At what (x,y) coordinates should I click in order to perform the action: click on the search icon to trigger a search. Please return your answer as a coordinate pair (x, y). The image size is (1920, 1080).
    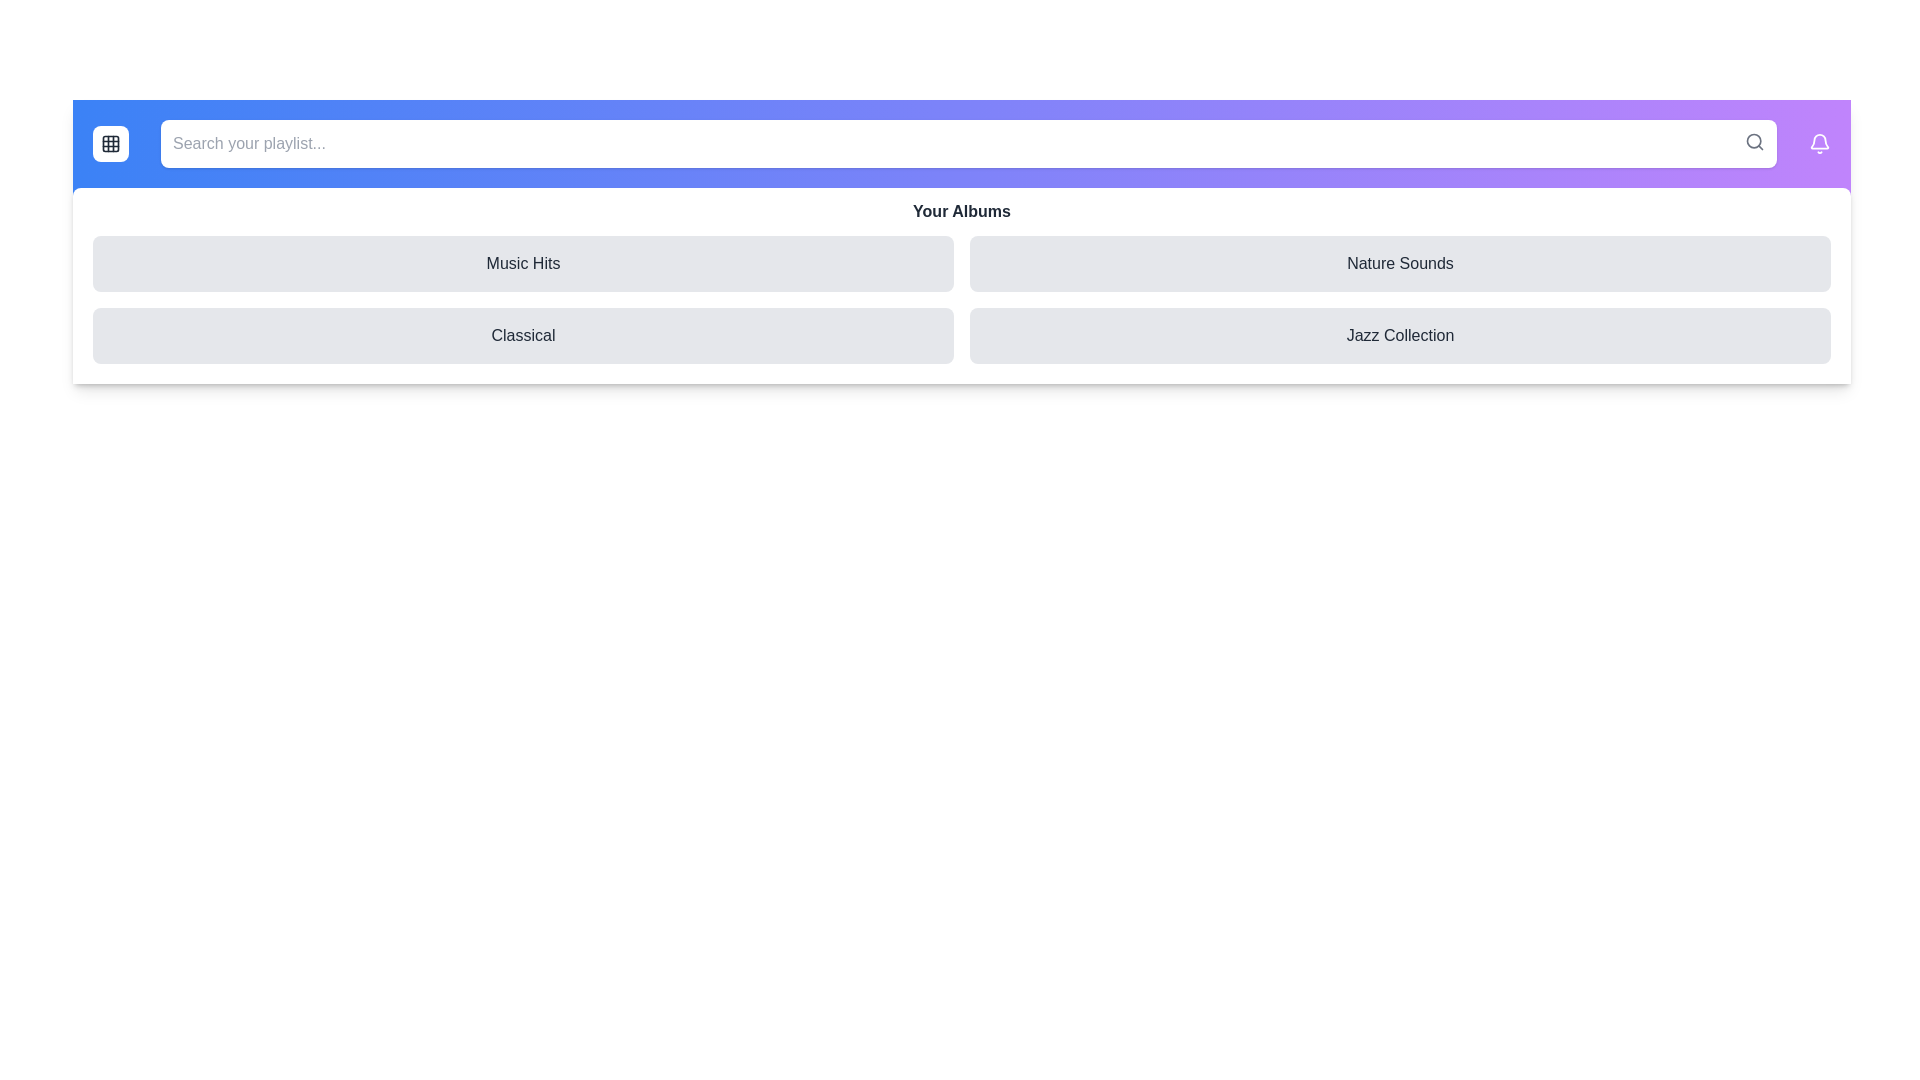
    Looking at the image, I should click on (1754, 141).